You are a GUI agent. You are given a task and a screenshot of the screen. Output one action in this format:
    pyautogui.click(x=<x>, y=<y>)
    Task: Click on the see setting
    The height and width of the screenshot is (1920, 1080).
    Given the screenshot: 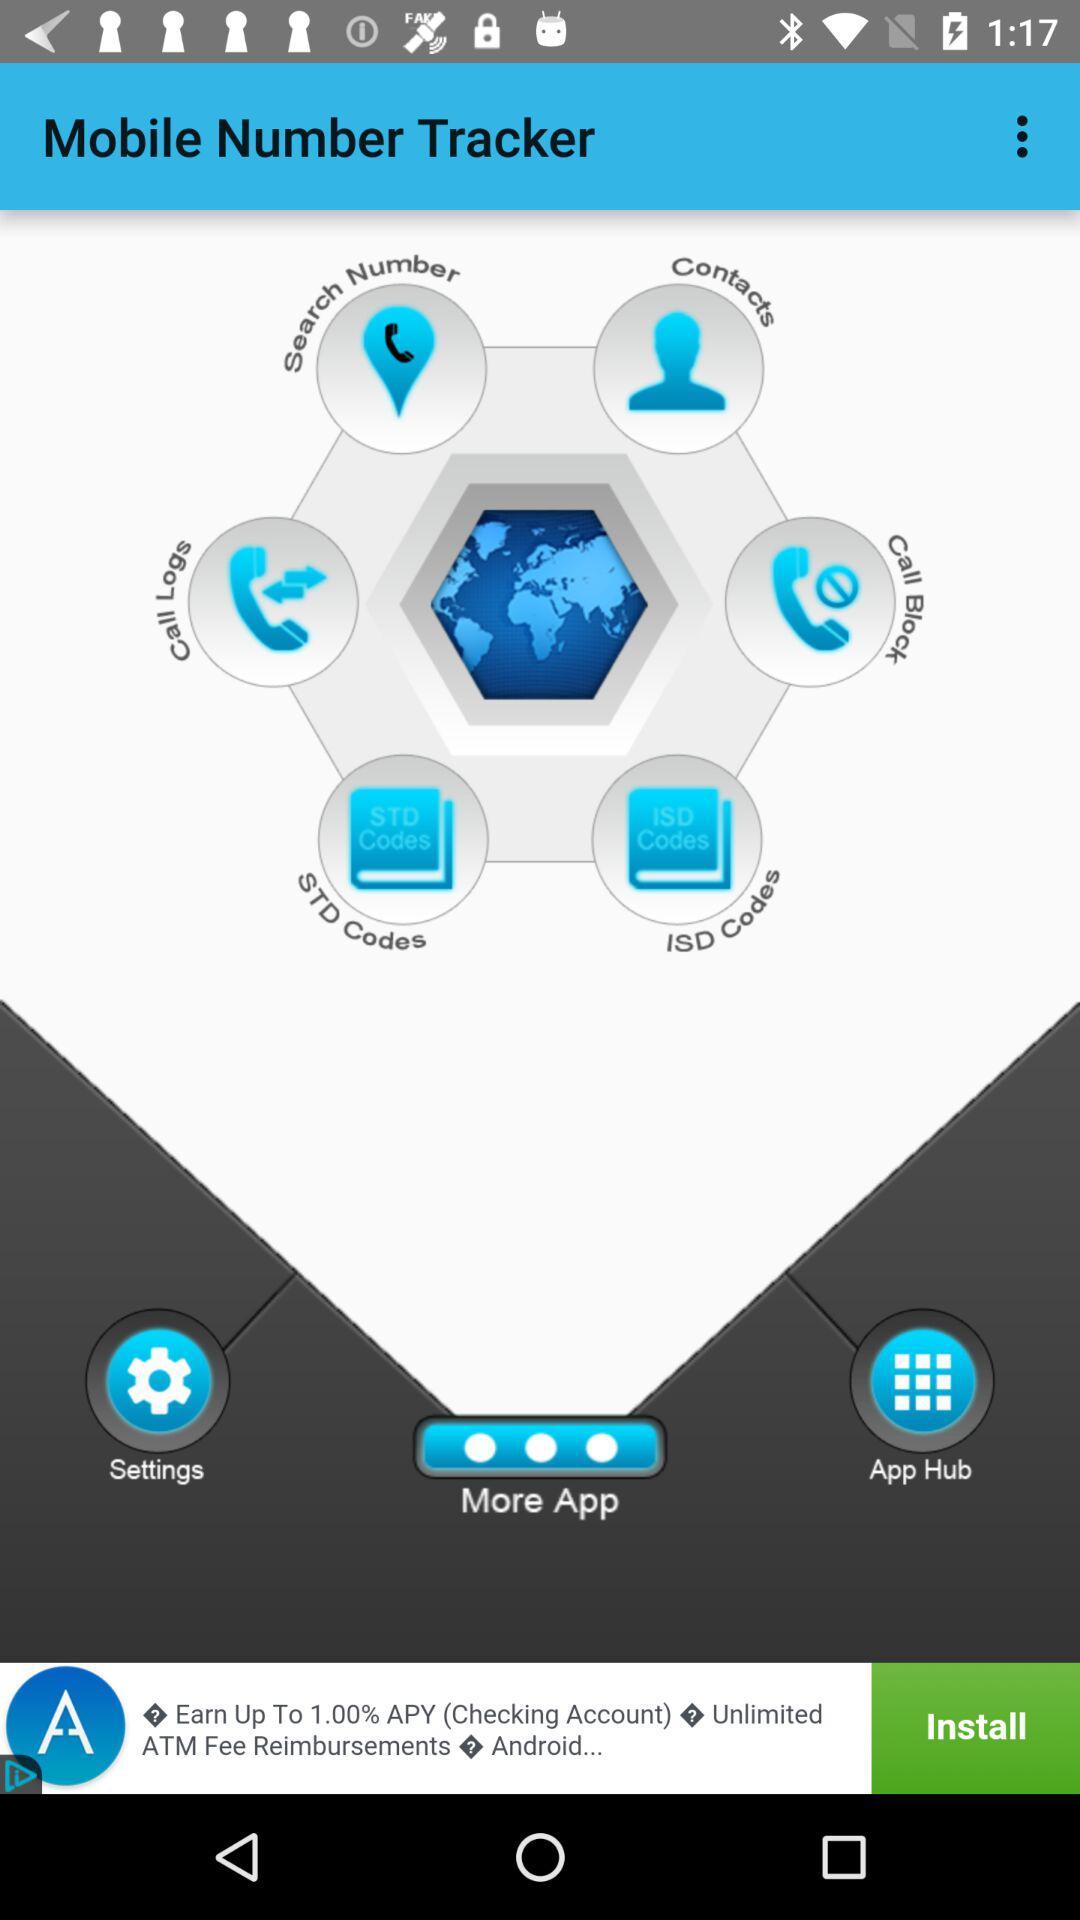 What is the action you would take?
    pyautogui.click(x=156, y=1394)
    